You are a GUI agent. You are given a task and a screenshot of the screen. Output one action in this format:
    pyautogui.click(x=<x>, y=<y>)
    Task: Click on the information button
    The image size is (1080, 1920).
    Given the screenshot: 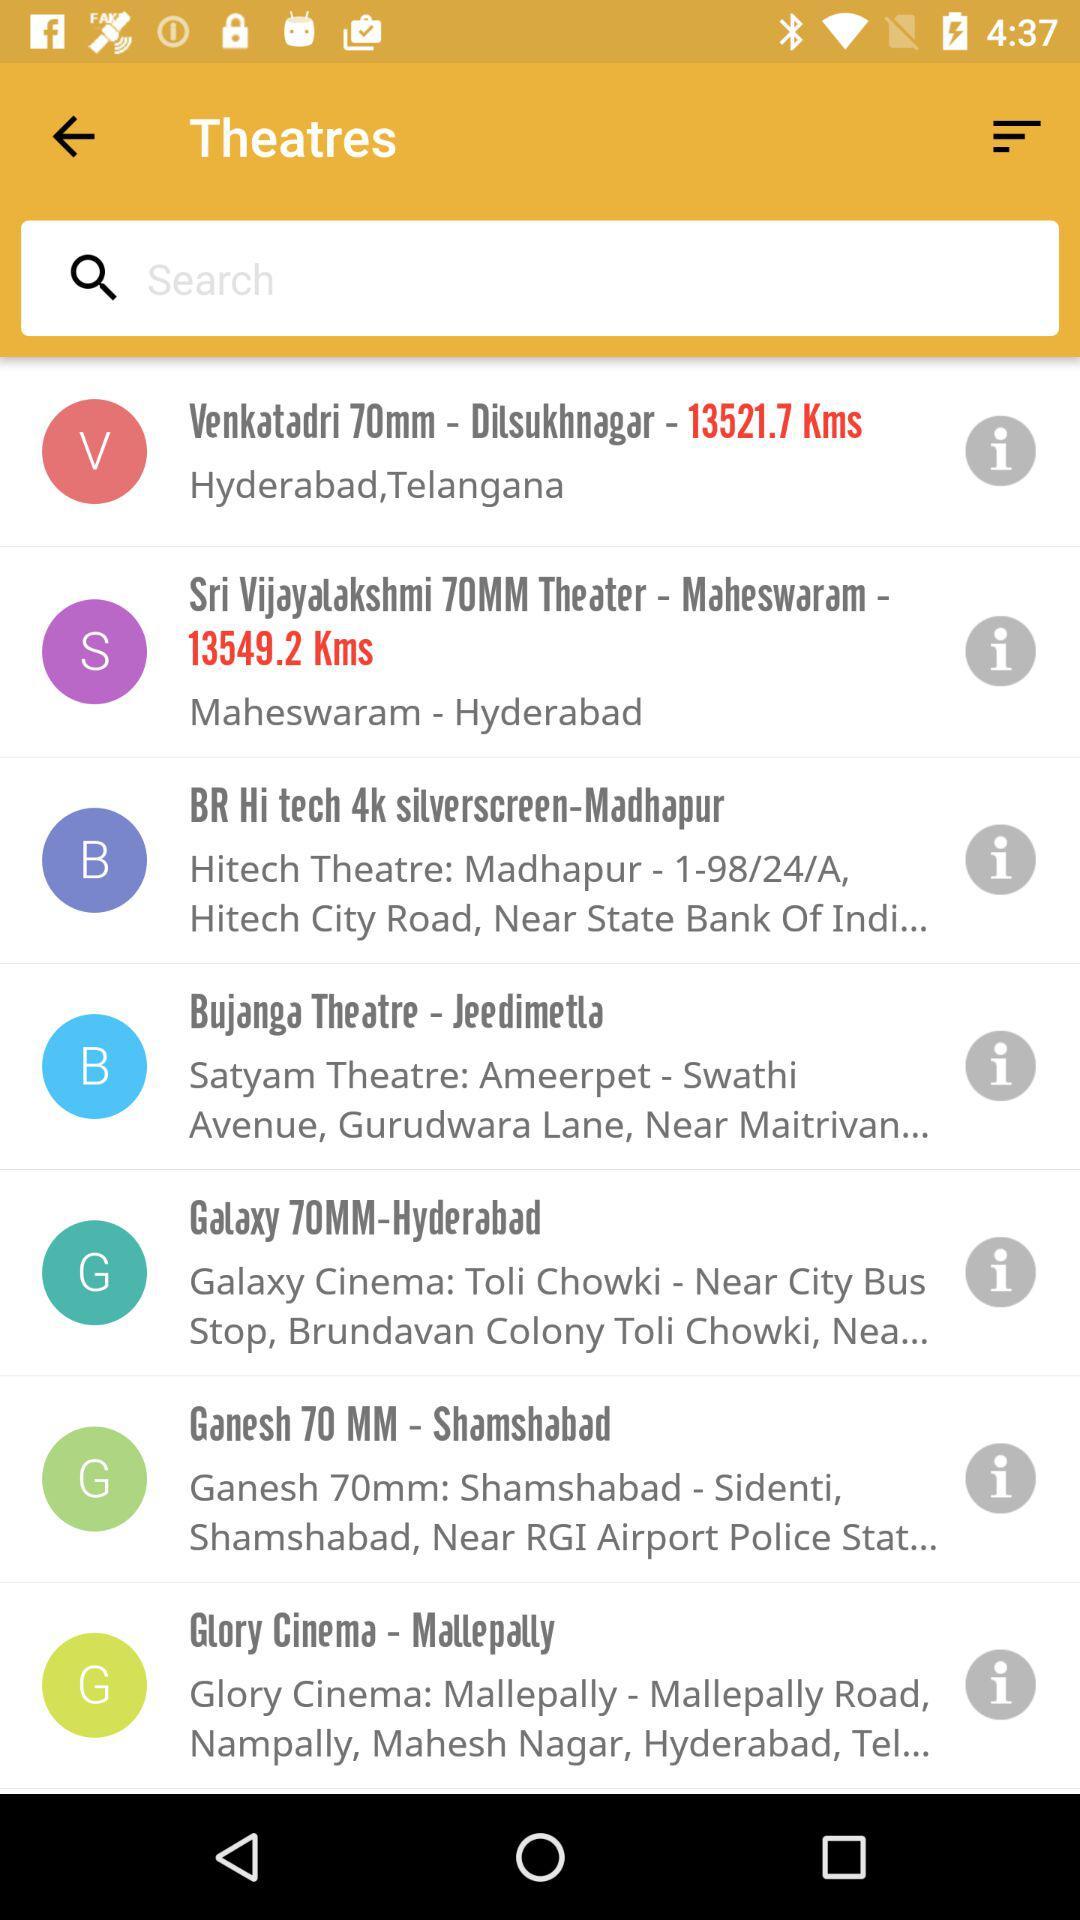 What is the action you would take?
    pyautogui.click(x=1001, y=450)
    